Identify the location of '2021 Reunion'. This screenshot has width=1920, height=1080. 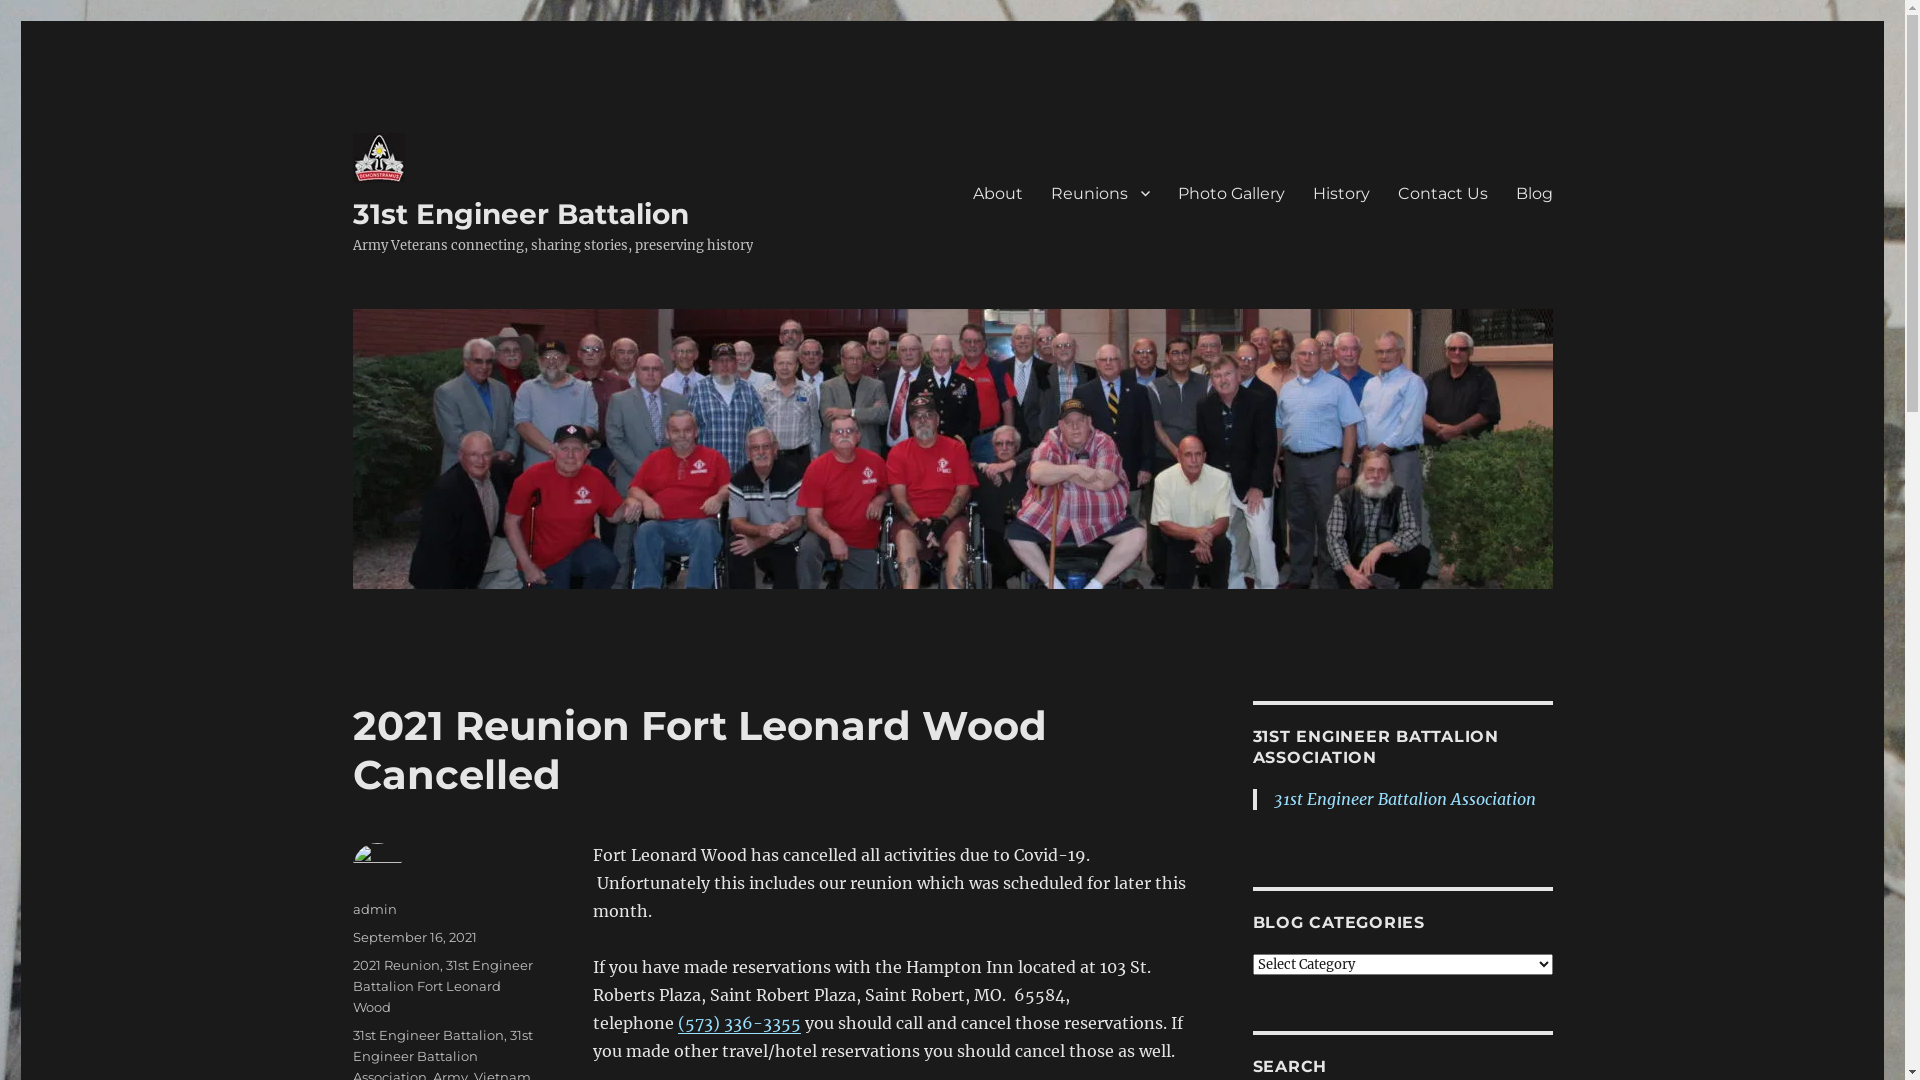
(395, 963).